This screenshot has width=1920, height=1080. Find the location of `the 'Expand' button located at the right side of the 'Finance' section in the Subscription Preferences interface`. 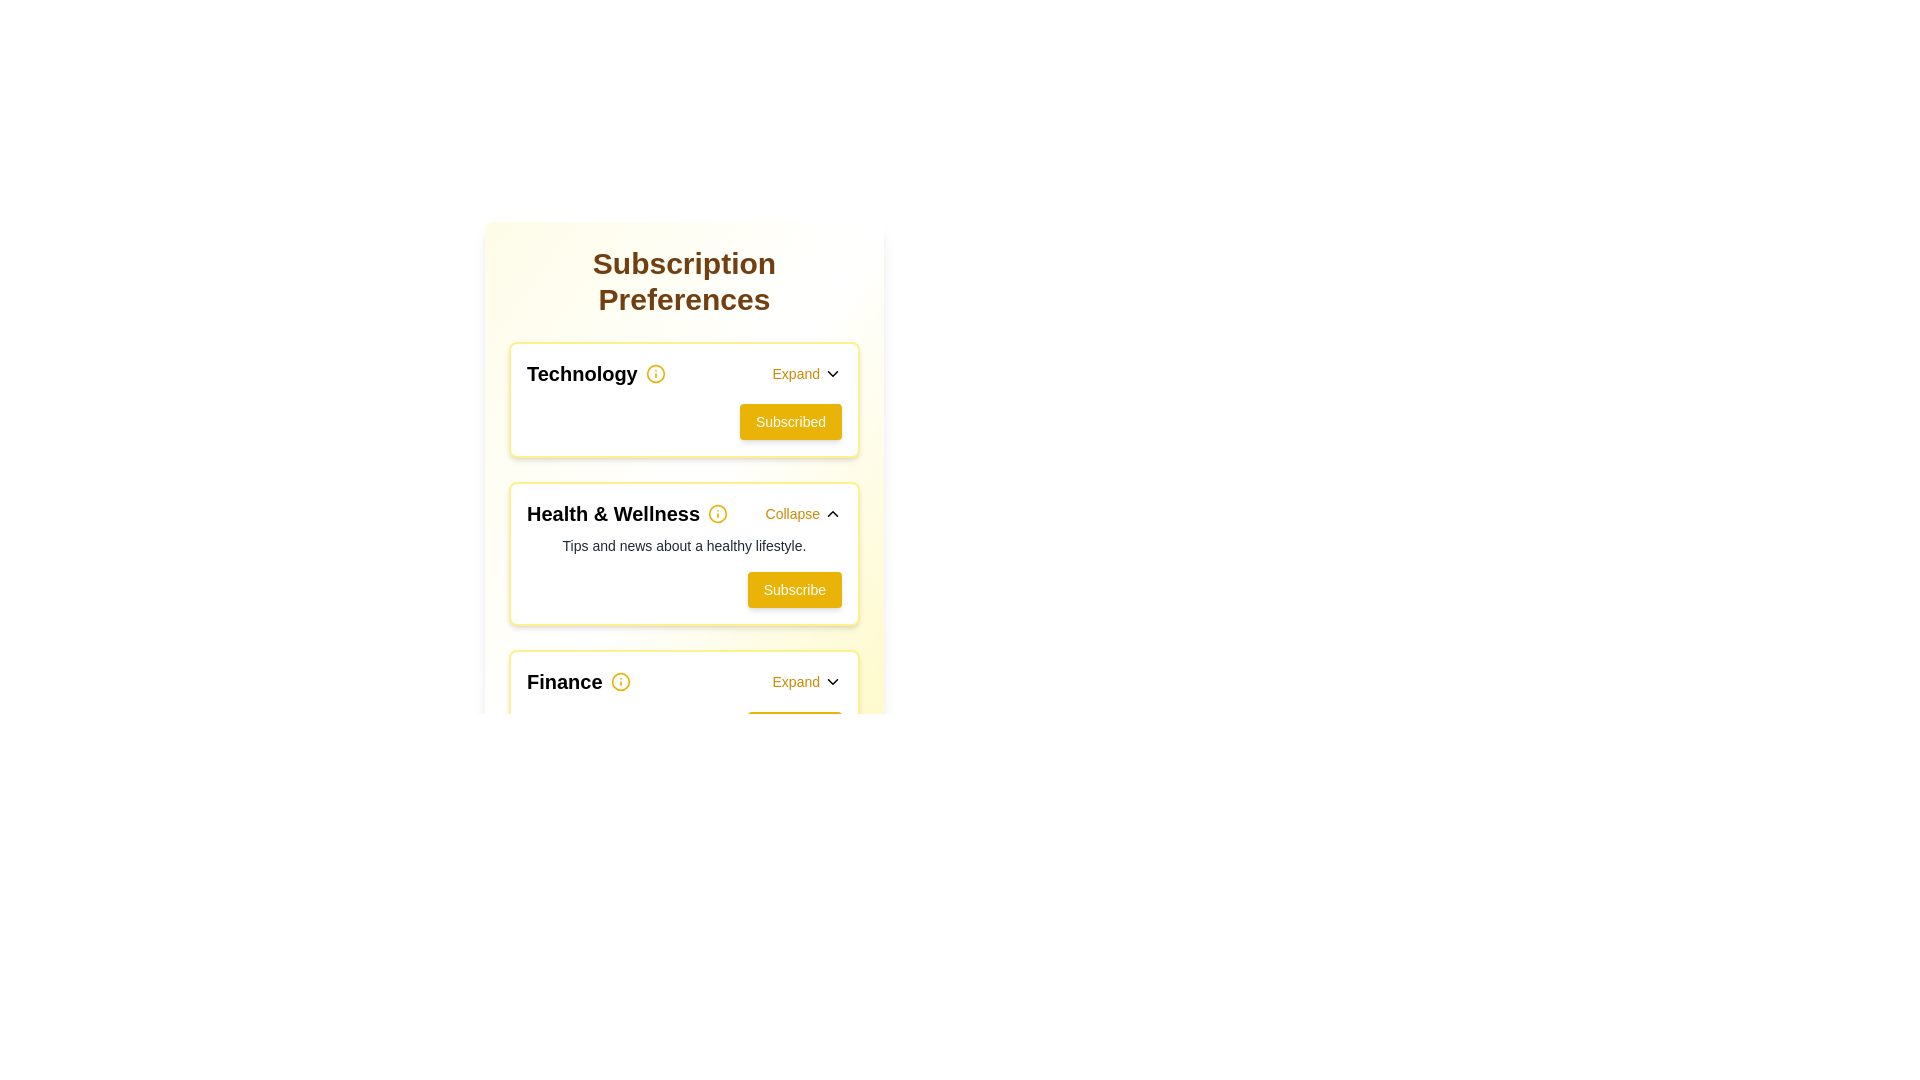

the 'Expand' button located at the right side of the 'Finance' section in the Subscription Preferences interface is located at coordinates (806, 681).